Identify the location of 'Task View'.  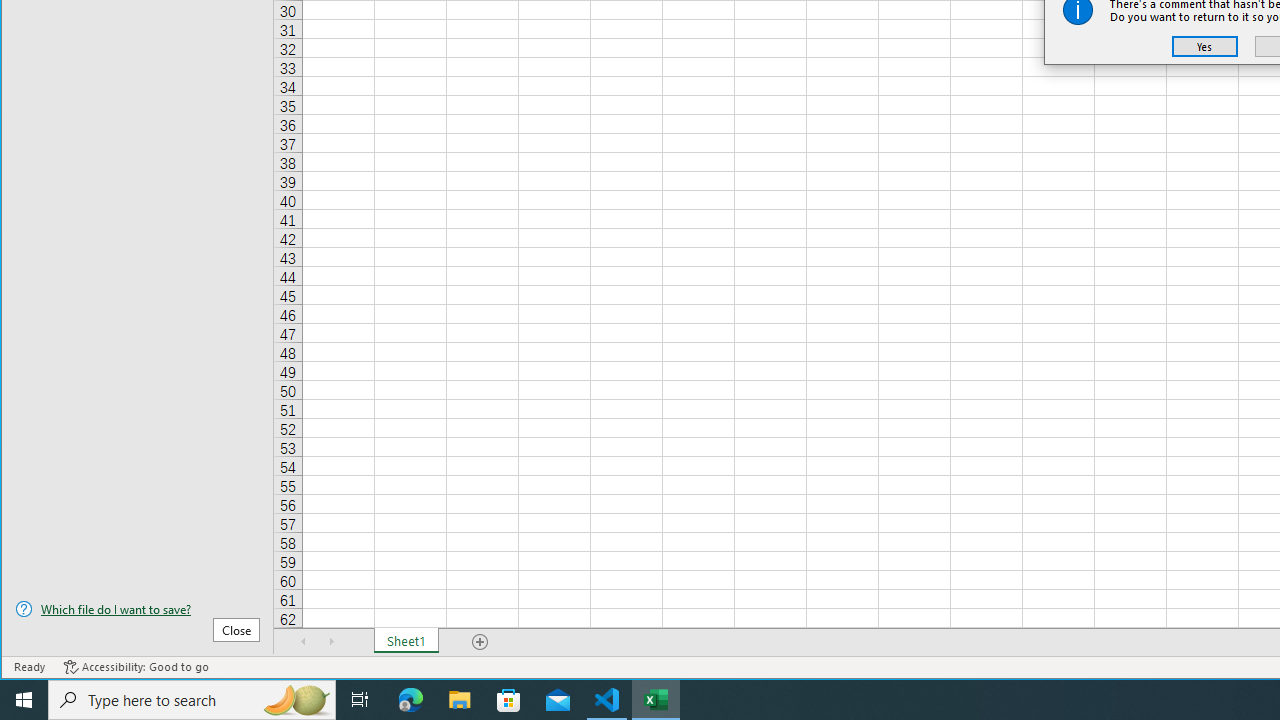
(359, 698).